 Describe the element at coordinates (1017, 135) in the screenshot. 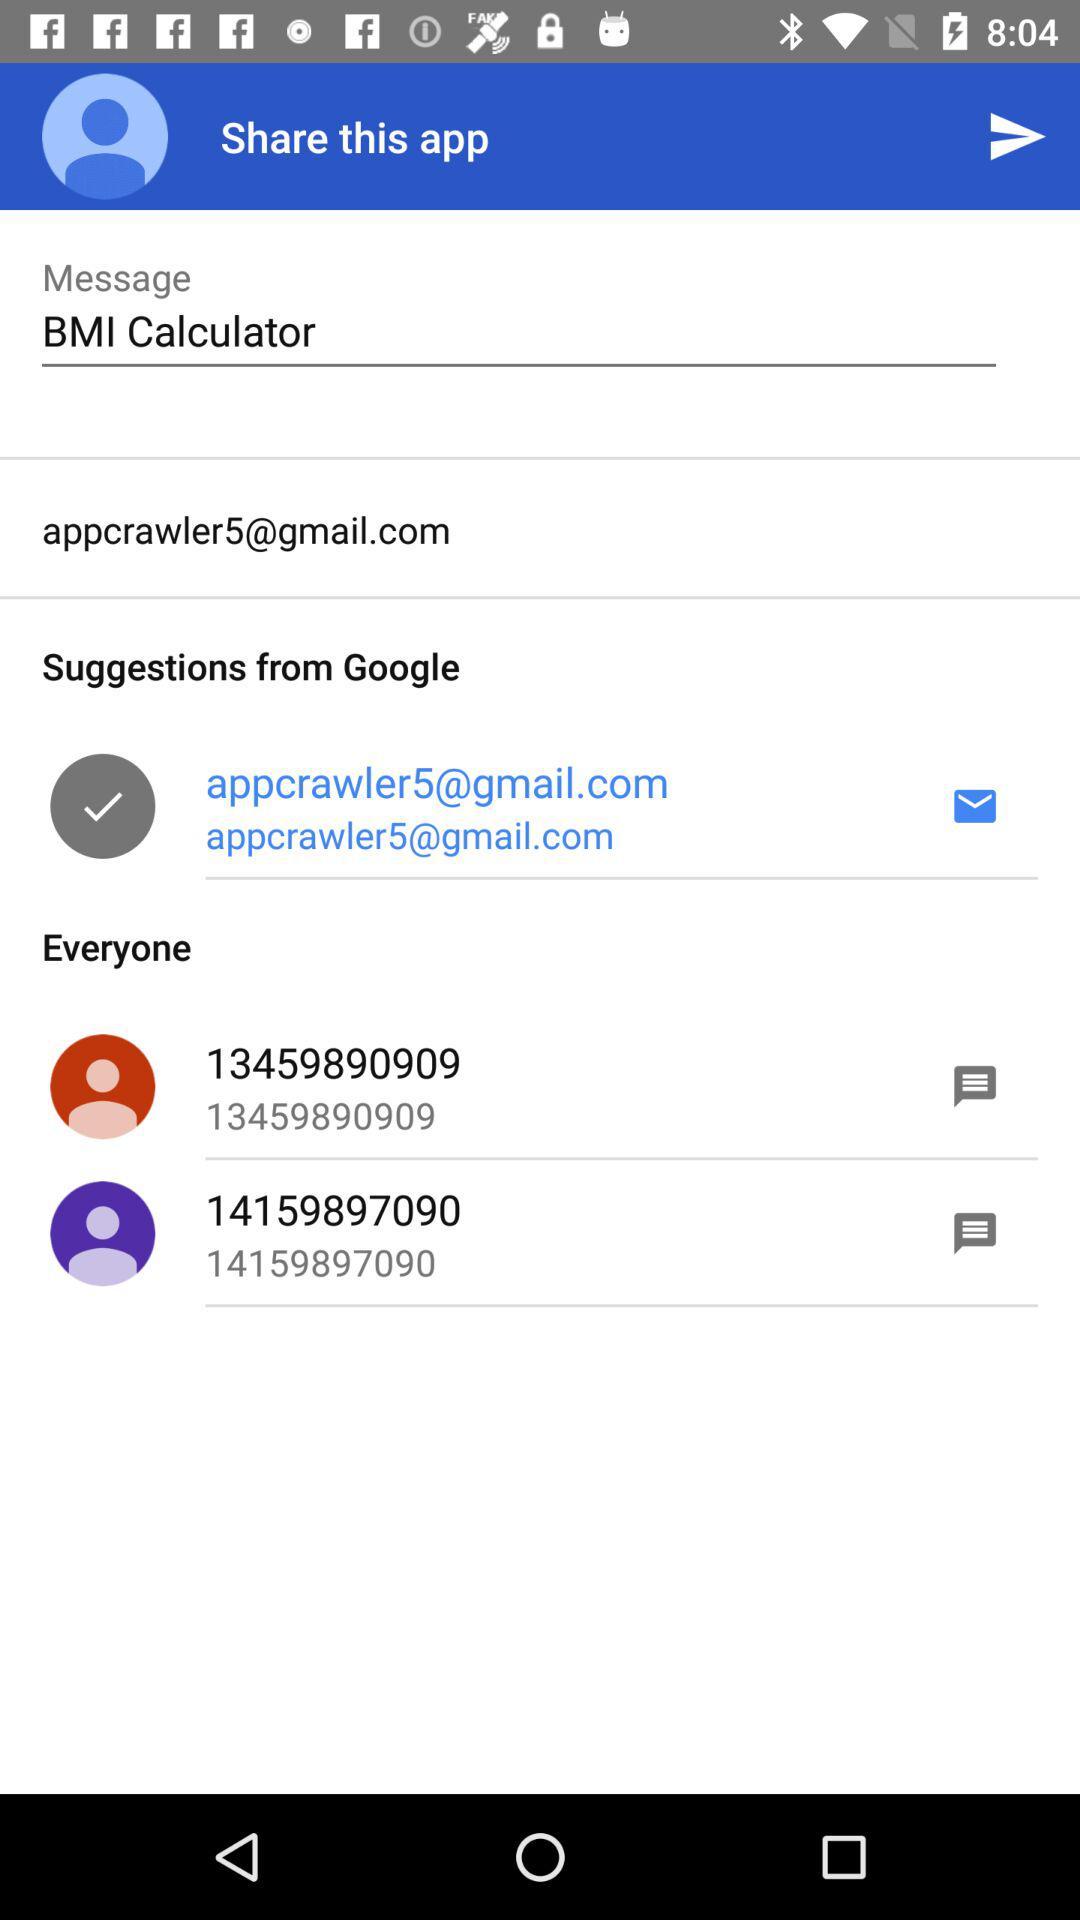

I see `the icon above the bmi calculator  item` at that location.